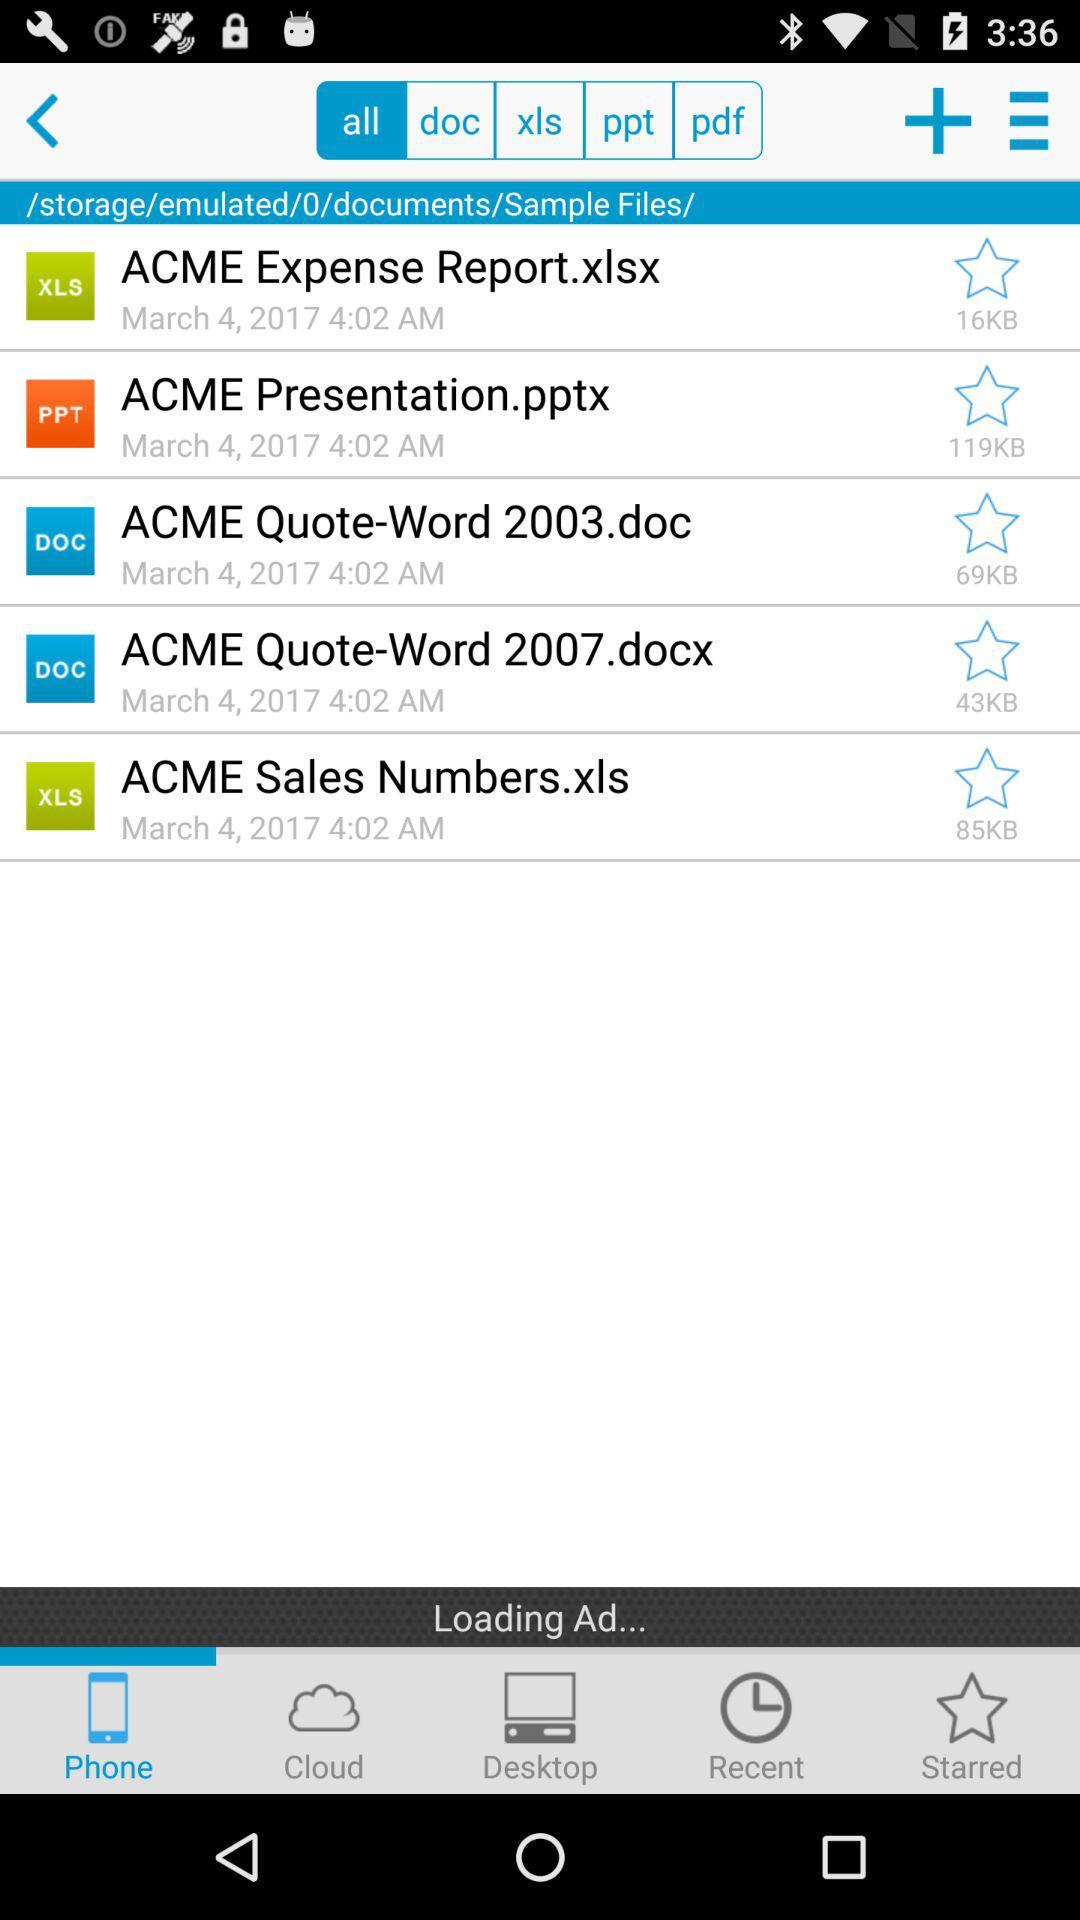 This screenshot has height=1920, width=1080. Describe the element at coordinates (986, 395) in the screenshot. I see `mark as important` at that location.